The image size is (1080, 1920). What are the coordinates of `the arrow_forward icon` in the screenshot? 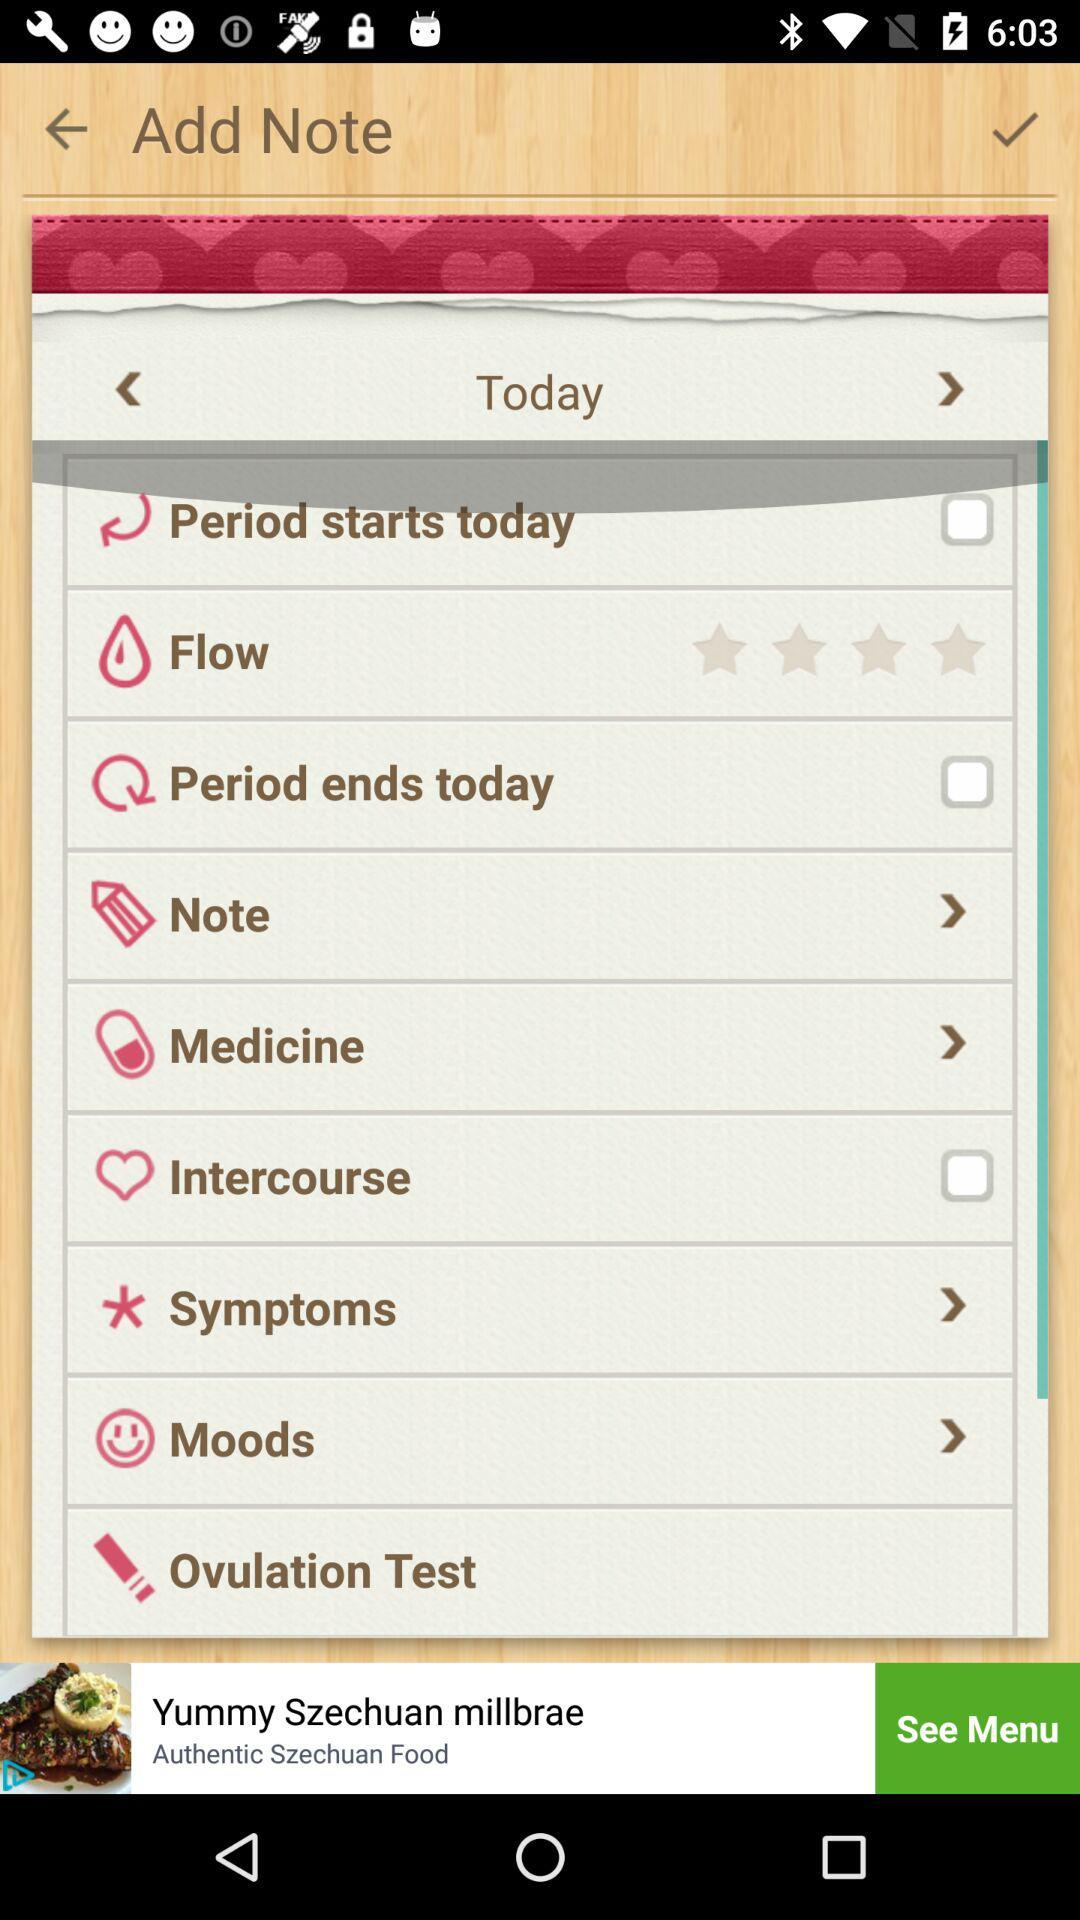 It's located at (952, 1423).